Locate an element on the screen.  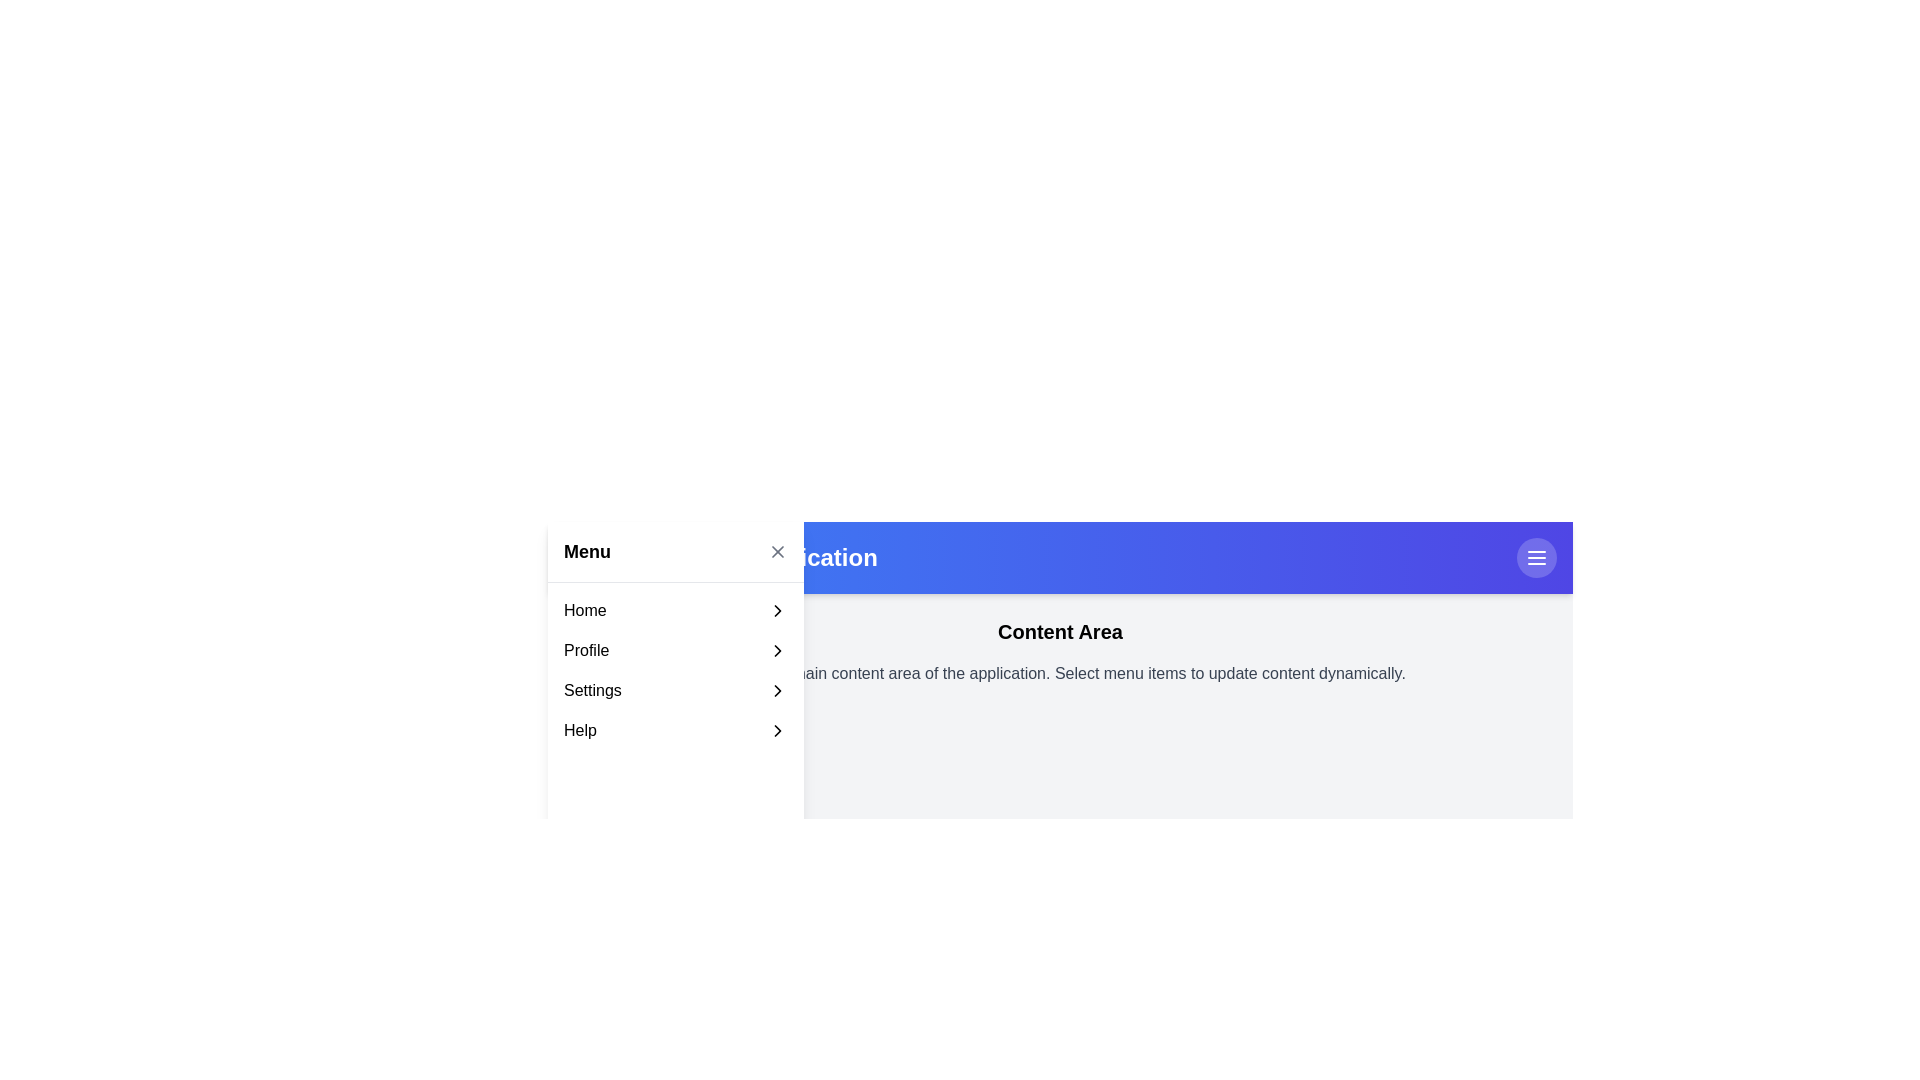
the chevron icon located to the right of the 'Profile' menu item in the sidebar menu is located at coordinates (776, 651).